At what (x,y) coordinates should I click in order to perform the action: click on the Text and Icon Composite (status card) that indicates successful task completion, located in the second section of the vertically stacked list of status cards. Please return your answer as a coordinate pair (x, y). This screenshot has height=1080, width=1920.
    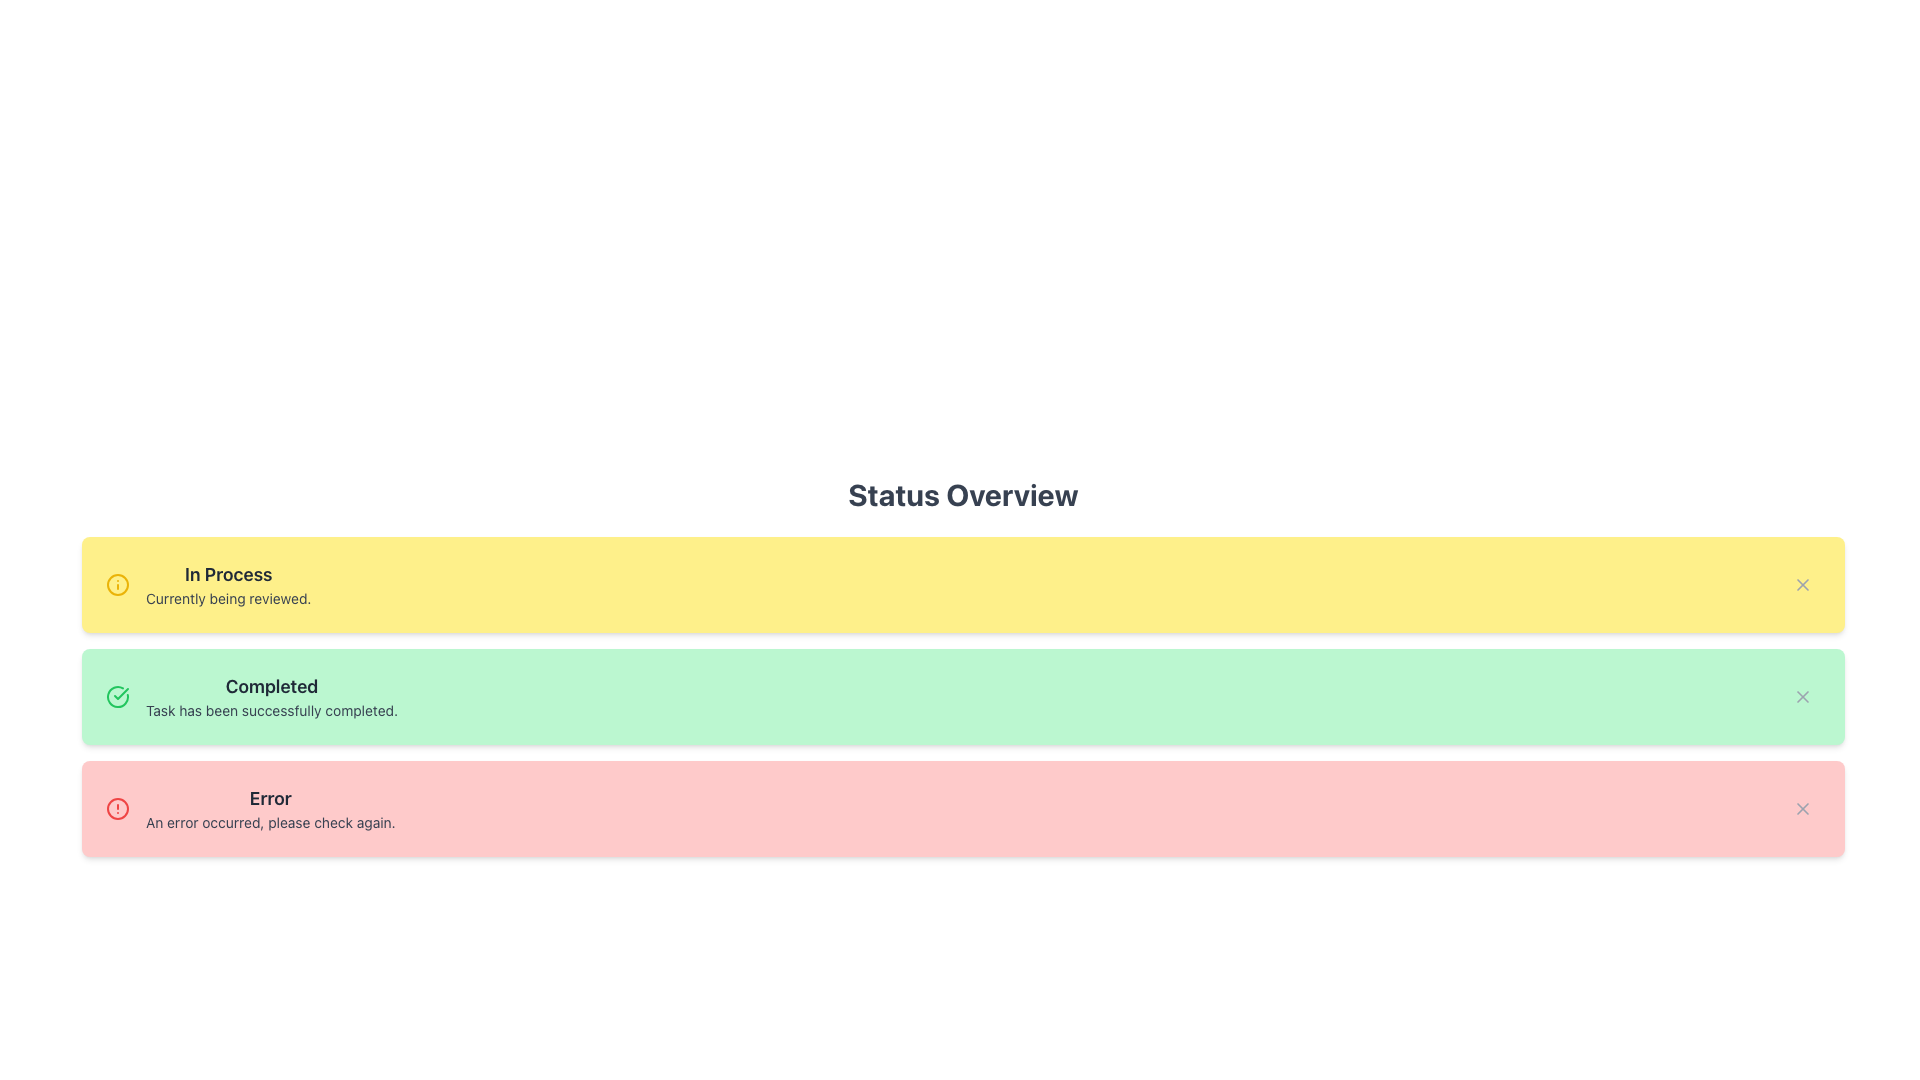
    Looking at the image, I should click on (251, 696).